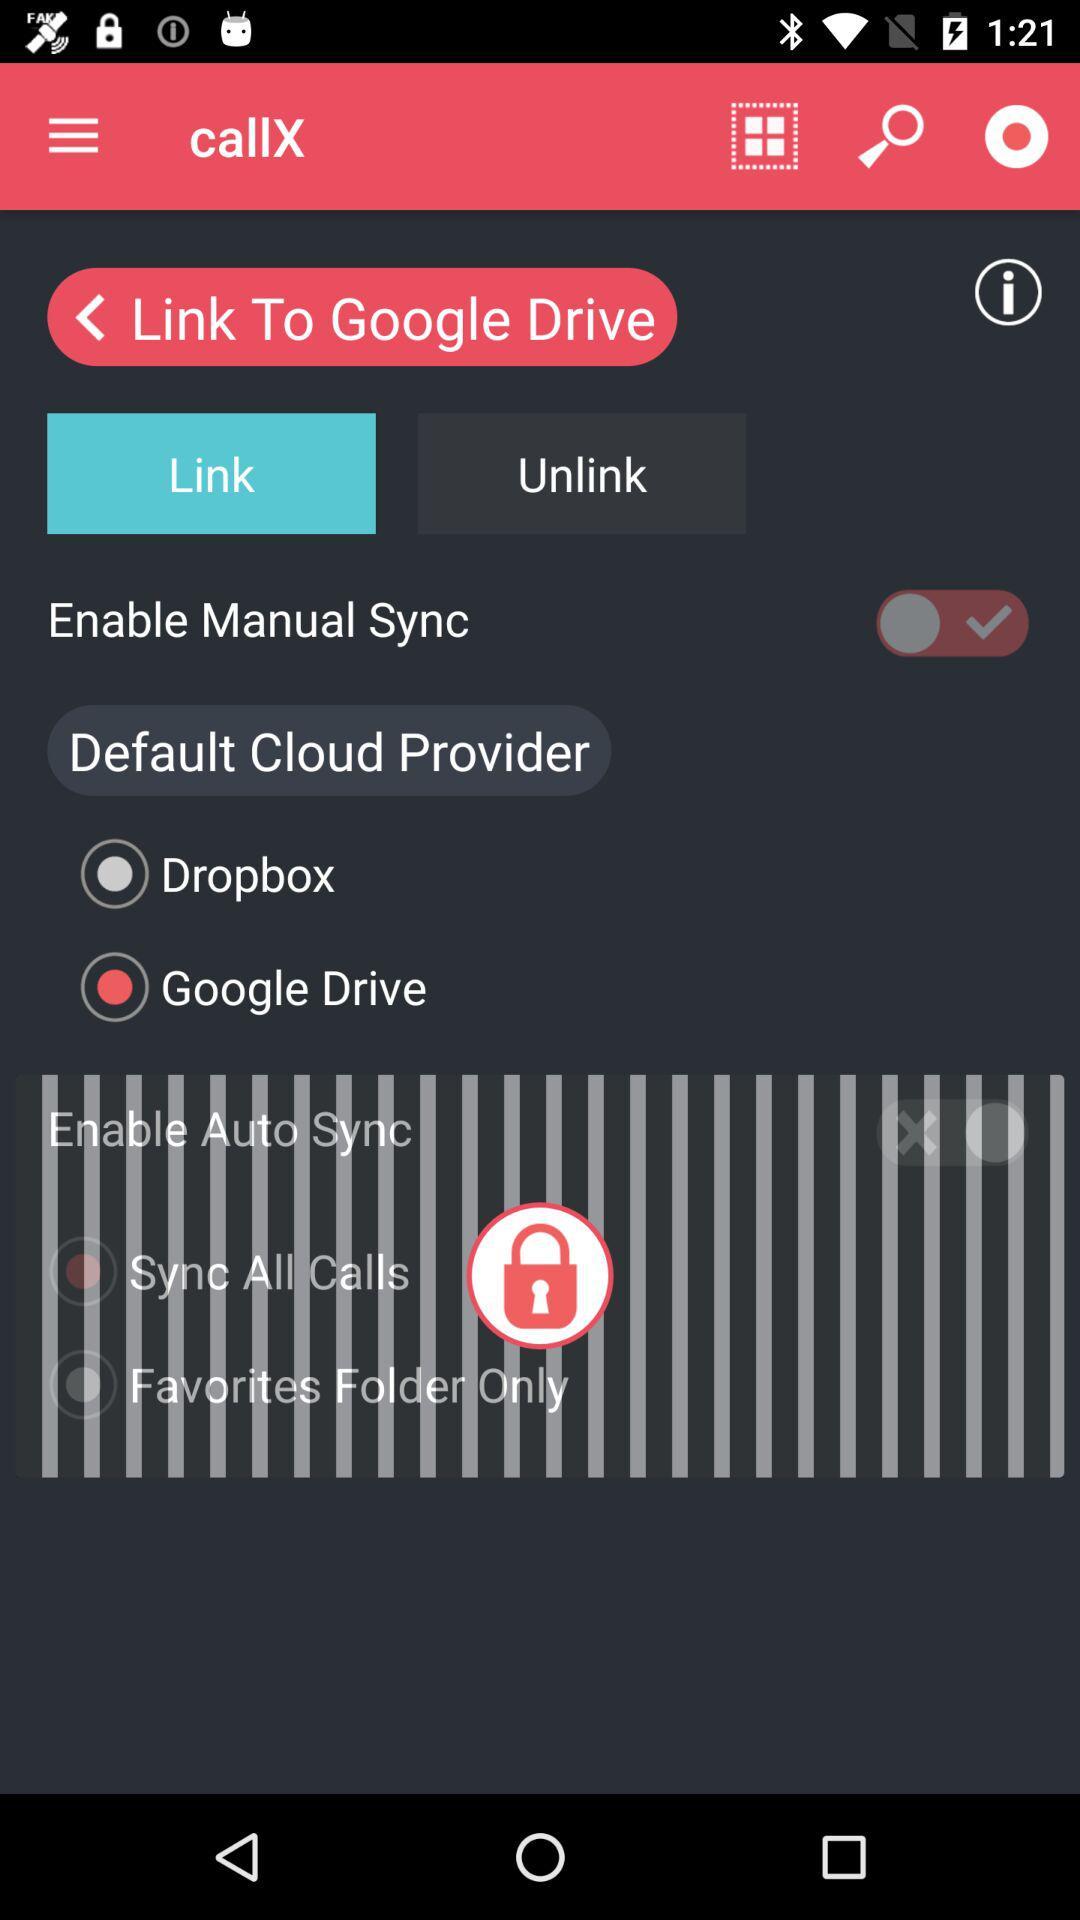  What do you see at coordinates (1008, 291) in the screenshot?
I see `the info icon` at bounding box center [1008, 291].